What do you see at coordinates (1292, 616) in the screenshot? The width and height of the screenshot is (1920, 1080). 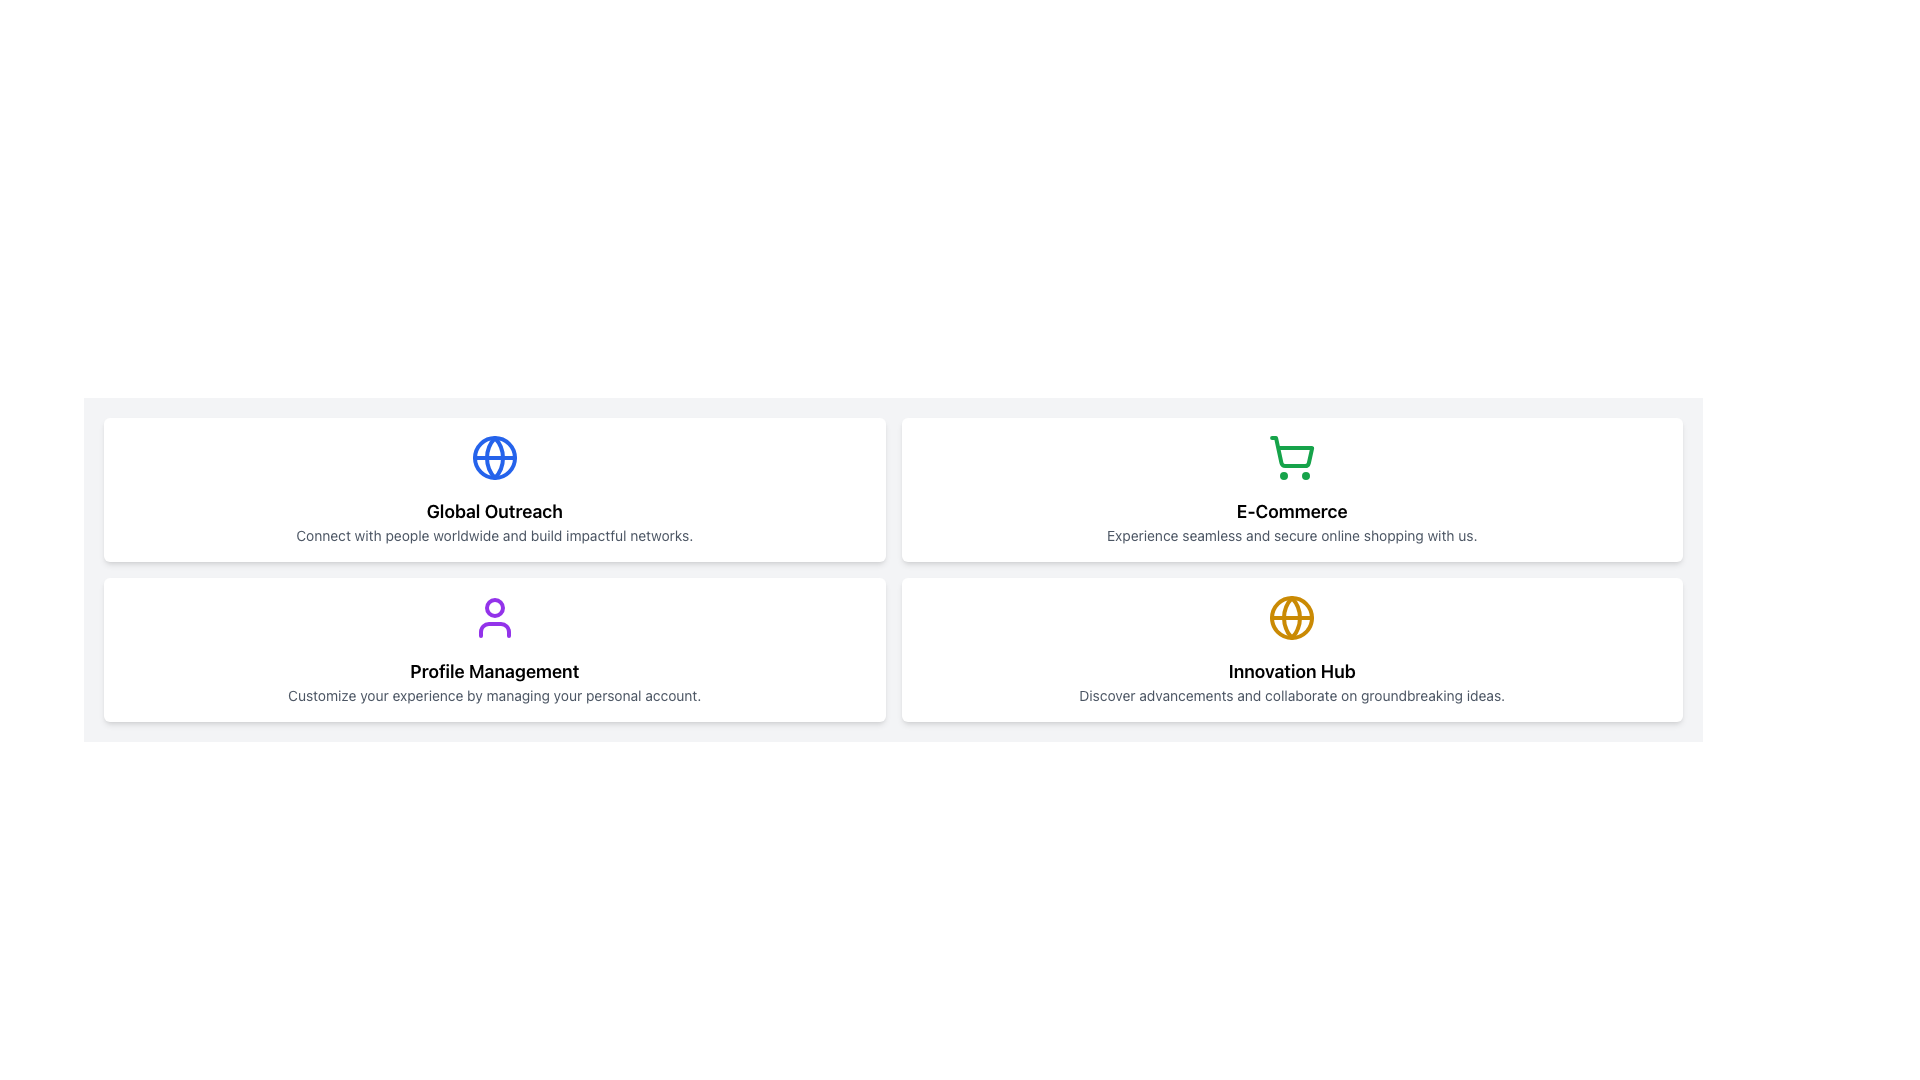 I see `the circular yellow globe icon with latitudinal and longitudinal lines, located in the bottom-right panel under 'Innovation Hub'` at bounding box center [1292, 616].